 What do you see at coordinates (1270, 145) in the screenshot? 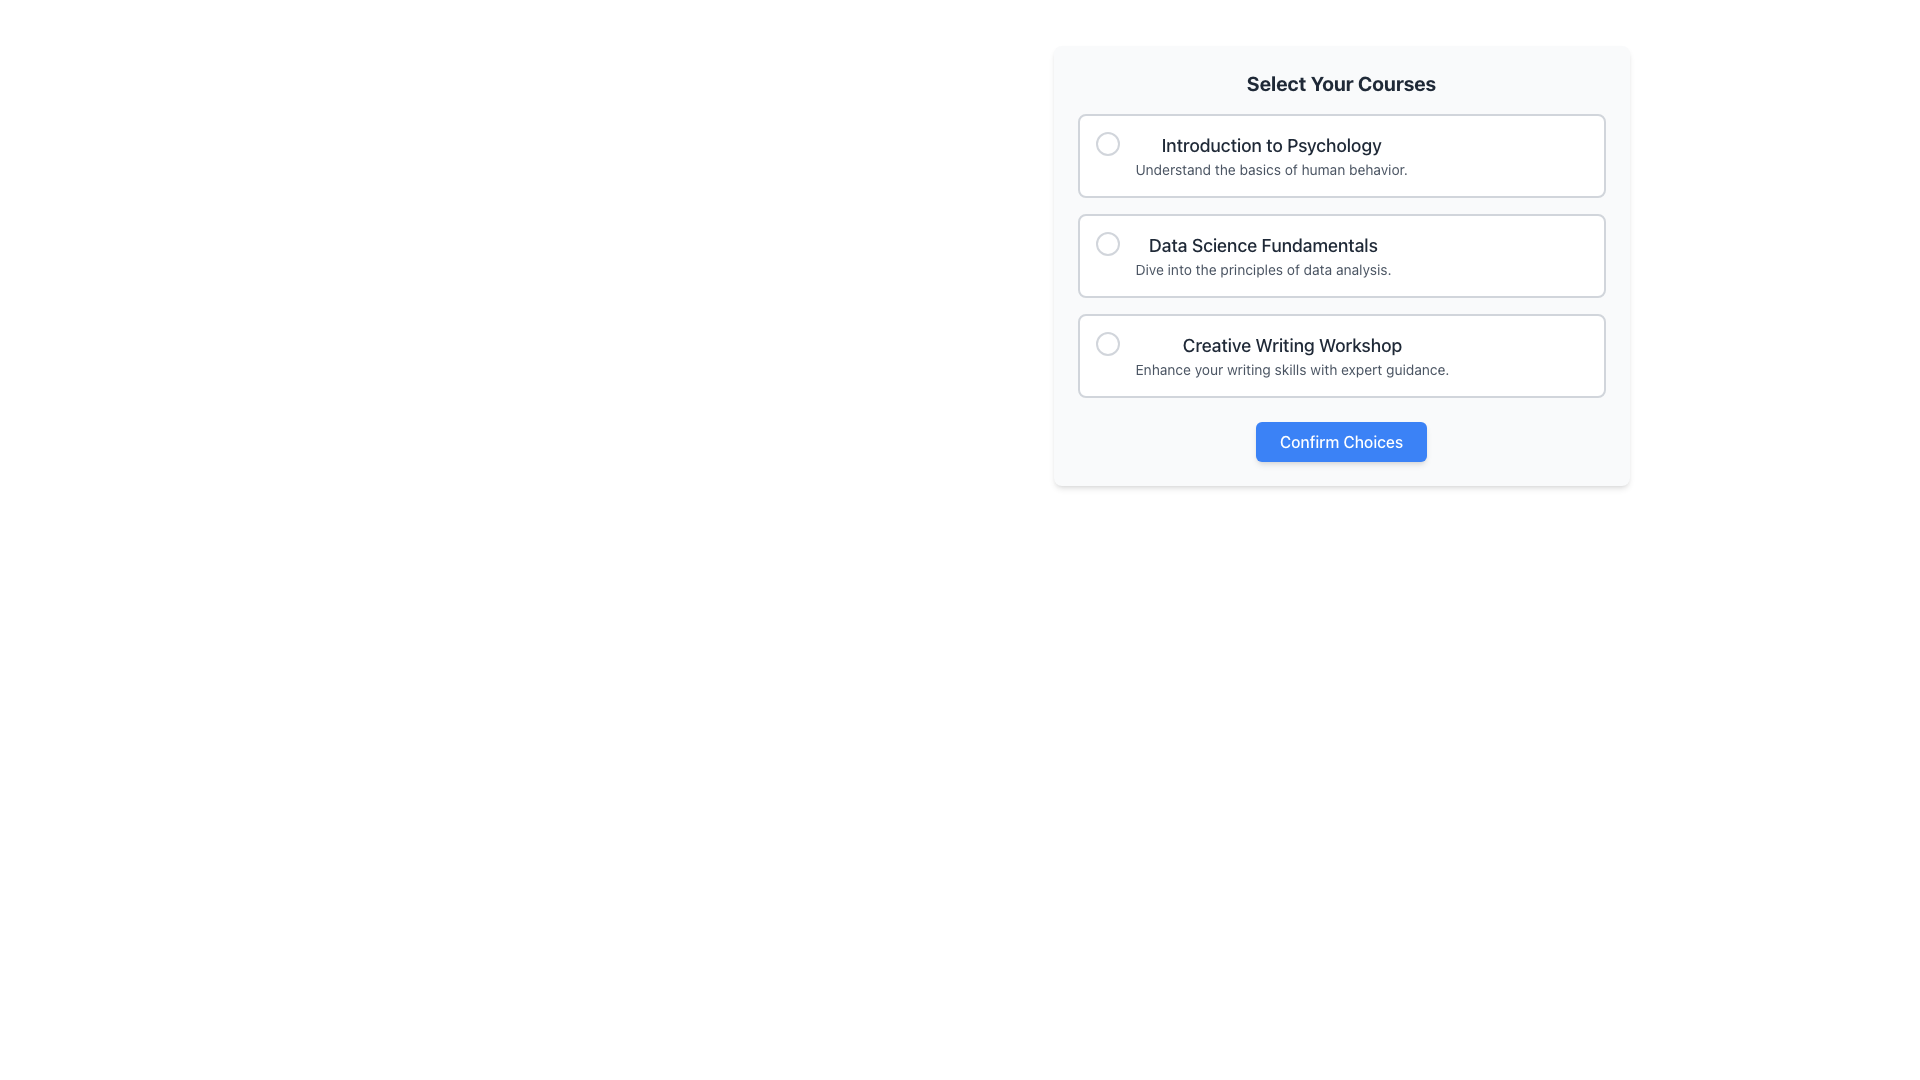
I see `the text label that serves as the title for the first course option in the list of courses, located within the central column under 'Select Your Courses'` at bounding box center [1270, 145].